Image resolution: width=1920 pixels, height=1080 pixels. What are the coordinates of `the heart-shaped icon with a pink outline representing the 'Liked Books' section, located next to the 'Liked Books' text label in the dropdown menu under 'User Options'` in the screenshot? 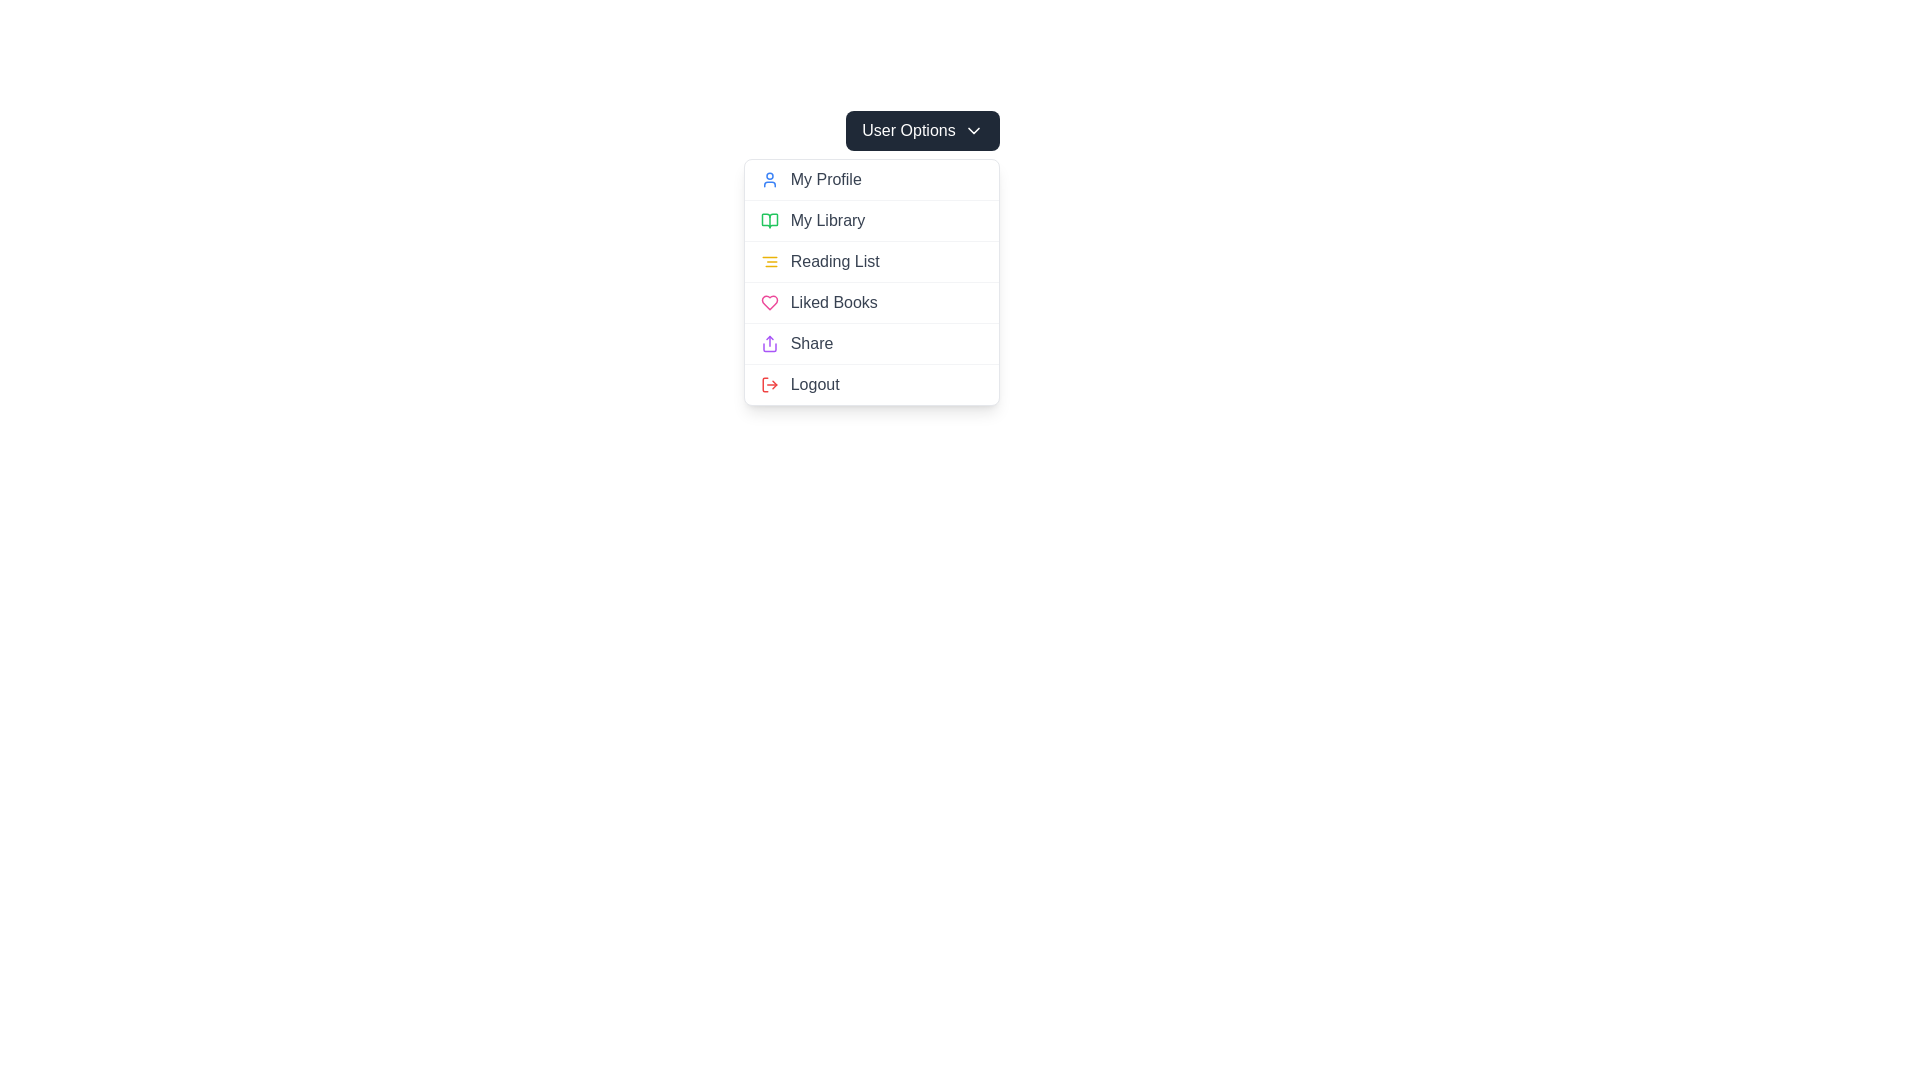 It's located at (768, 303).